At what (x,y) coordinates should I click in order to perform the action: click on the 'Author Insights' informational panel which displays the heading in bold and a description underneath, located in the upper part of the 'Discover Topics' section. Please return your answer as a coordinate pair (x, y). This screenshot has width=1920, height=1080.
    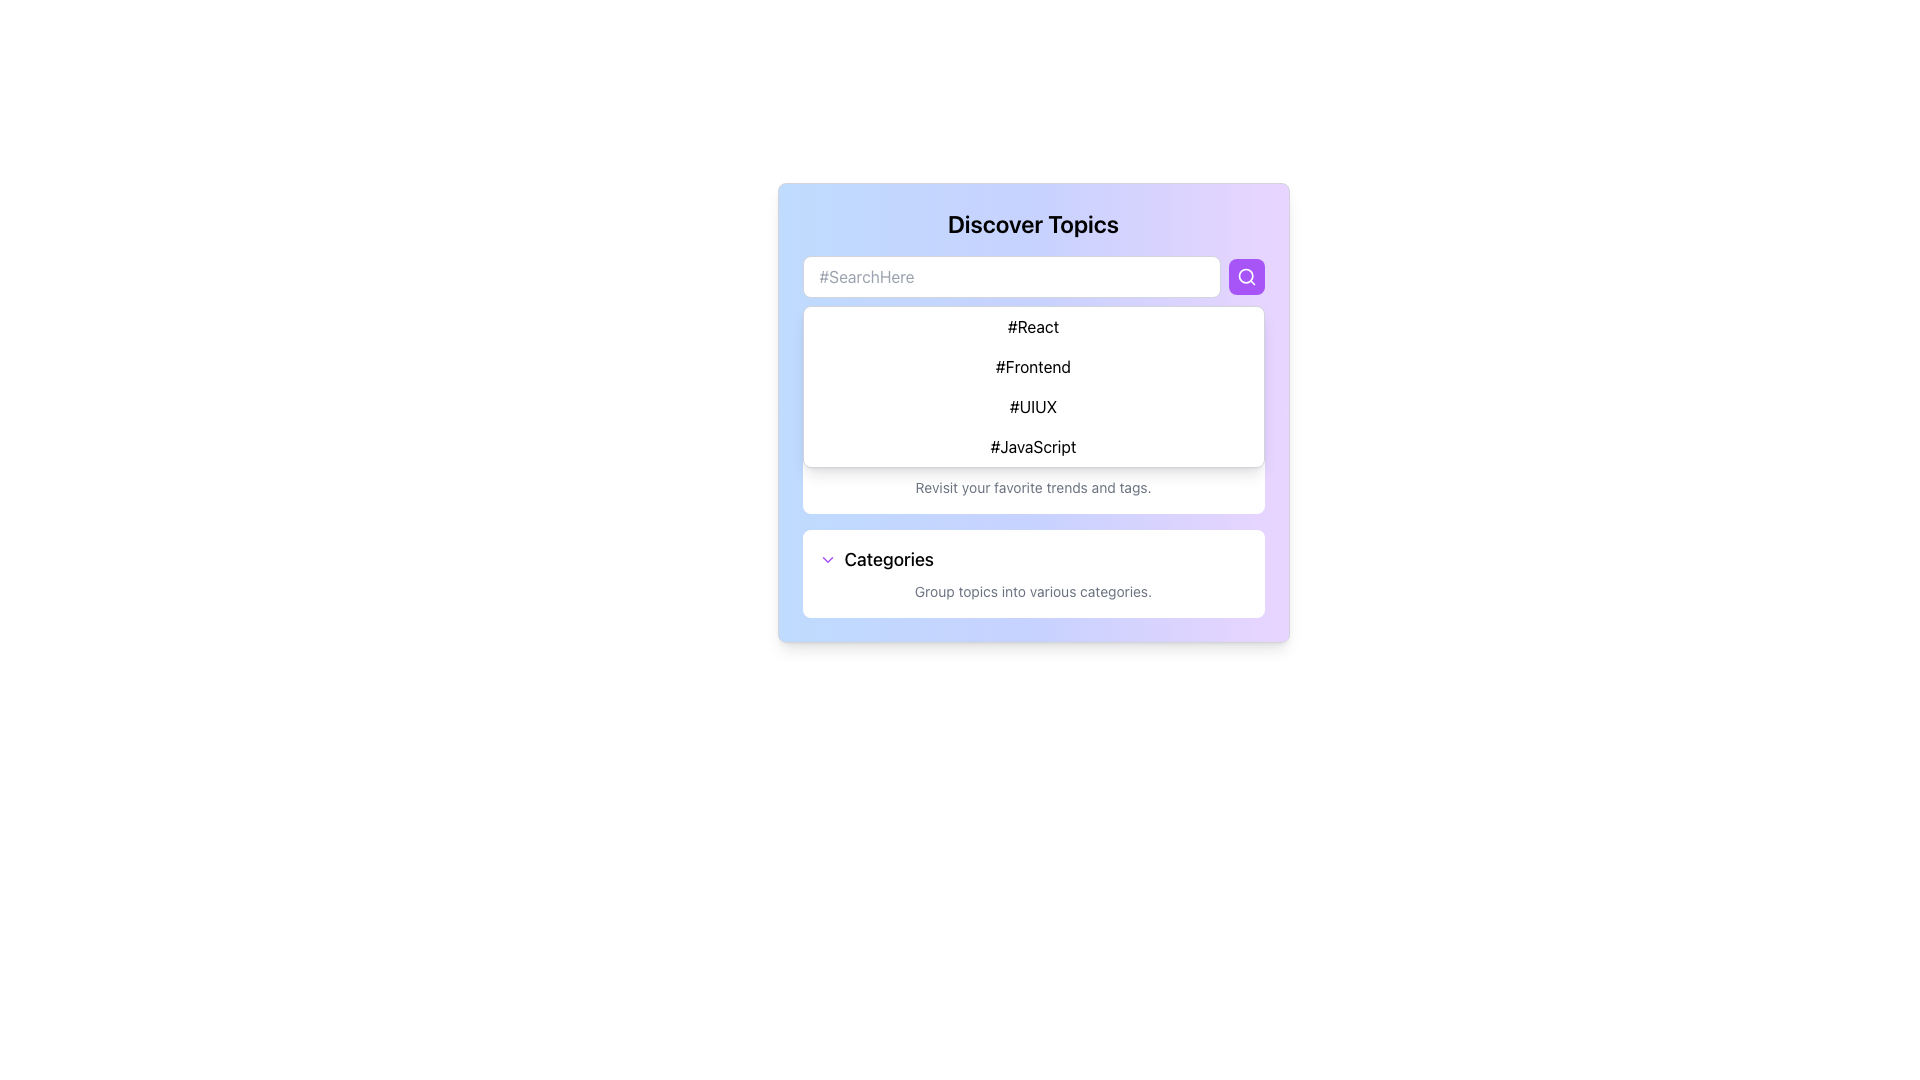
    Looking at the image, I should click on (1033, 366).